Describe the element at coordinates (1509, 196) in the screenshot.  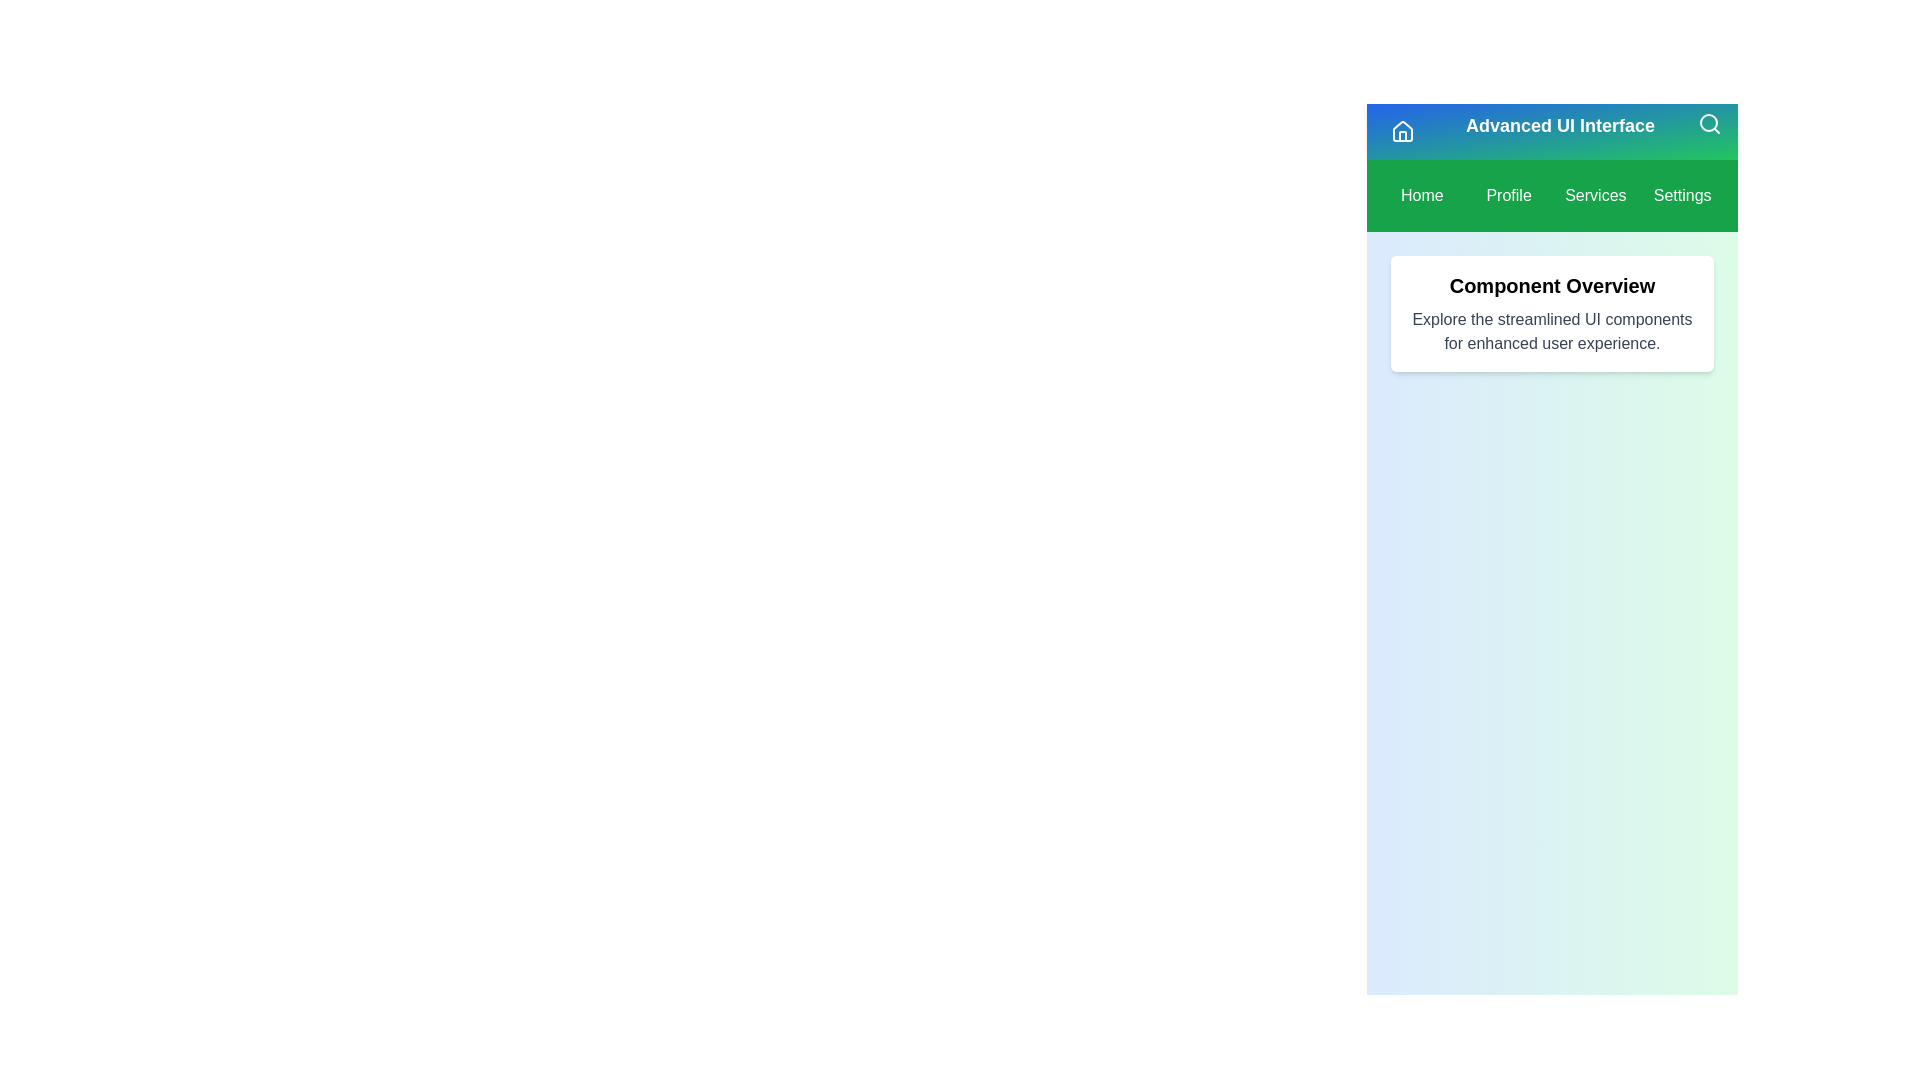
I see `the menu item Profile to navigate to the corresponding section` at that location.